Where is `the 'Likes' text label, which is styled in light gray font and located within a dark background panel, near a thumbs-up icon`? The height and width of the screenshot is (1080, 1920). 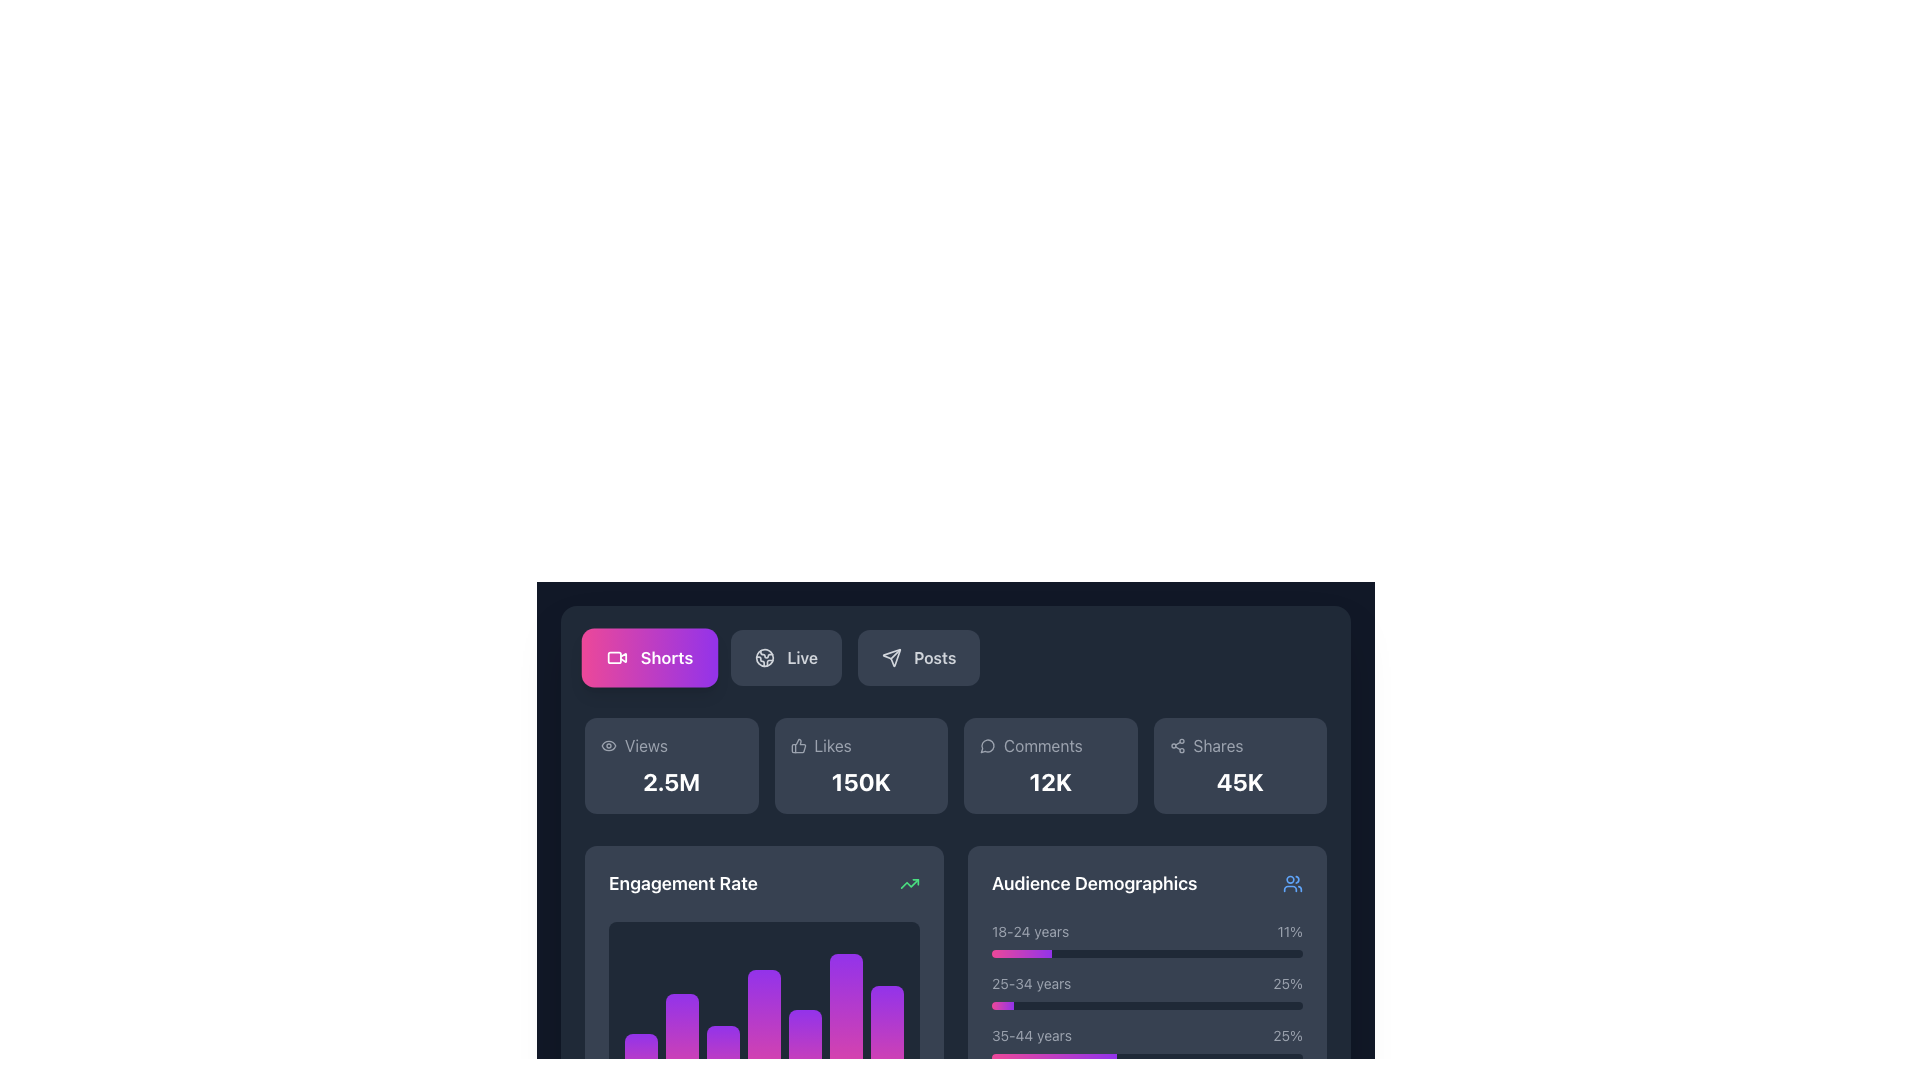 the 'Likes' text label, which is styled in light gray font and located within a dark background panel, near a thumbs-up icon is located at coordinates (833, 745).